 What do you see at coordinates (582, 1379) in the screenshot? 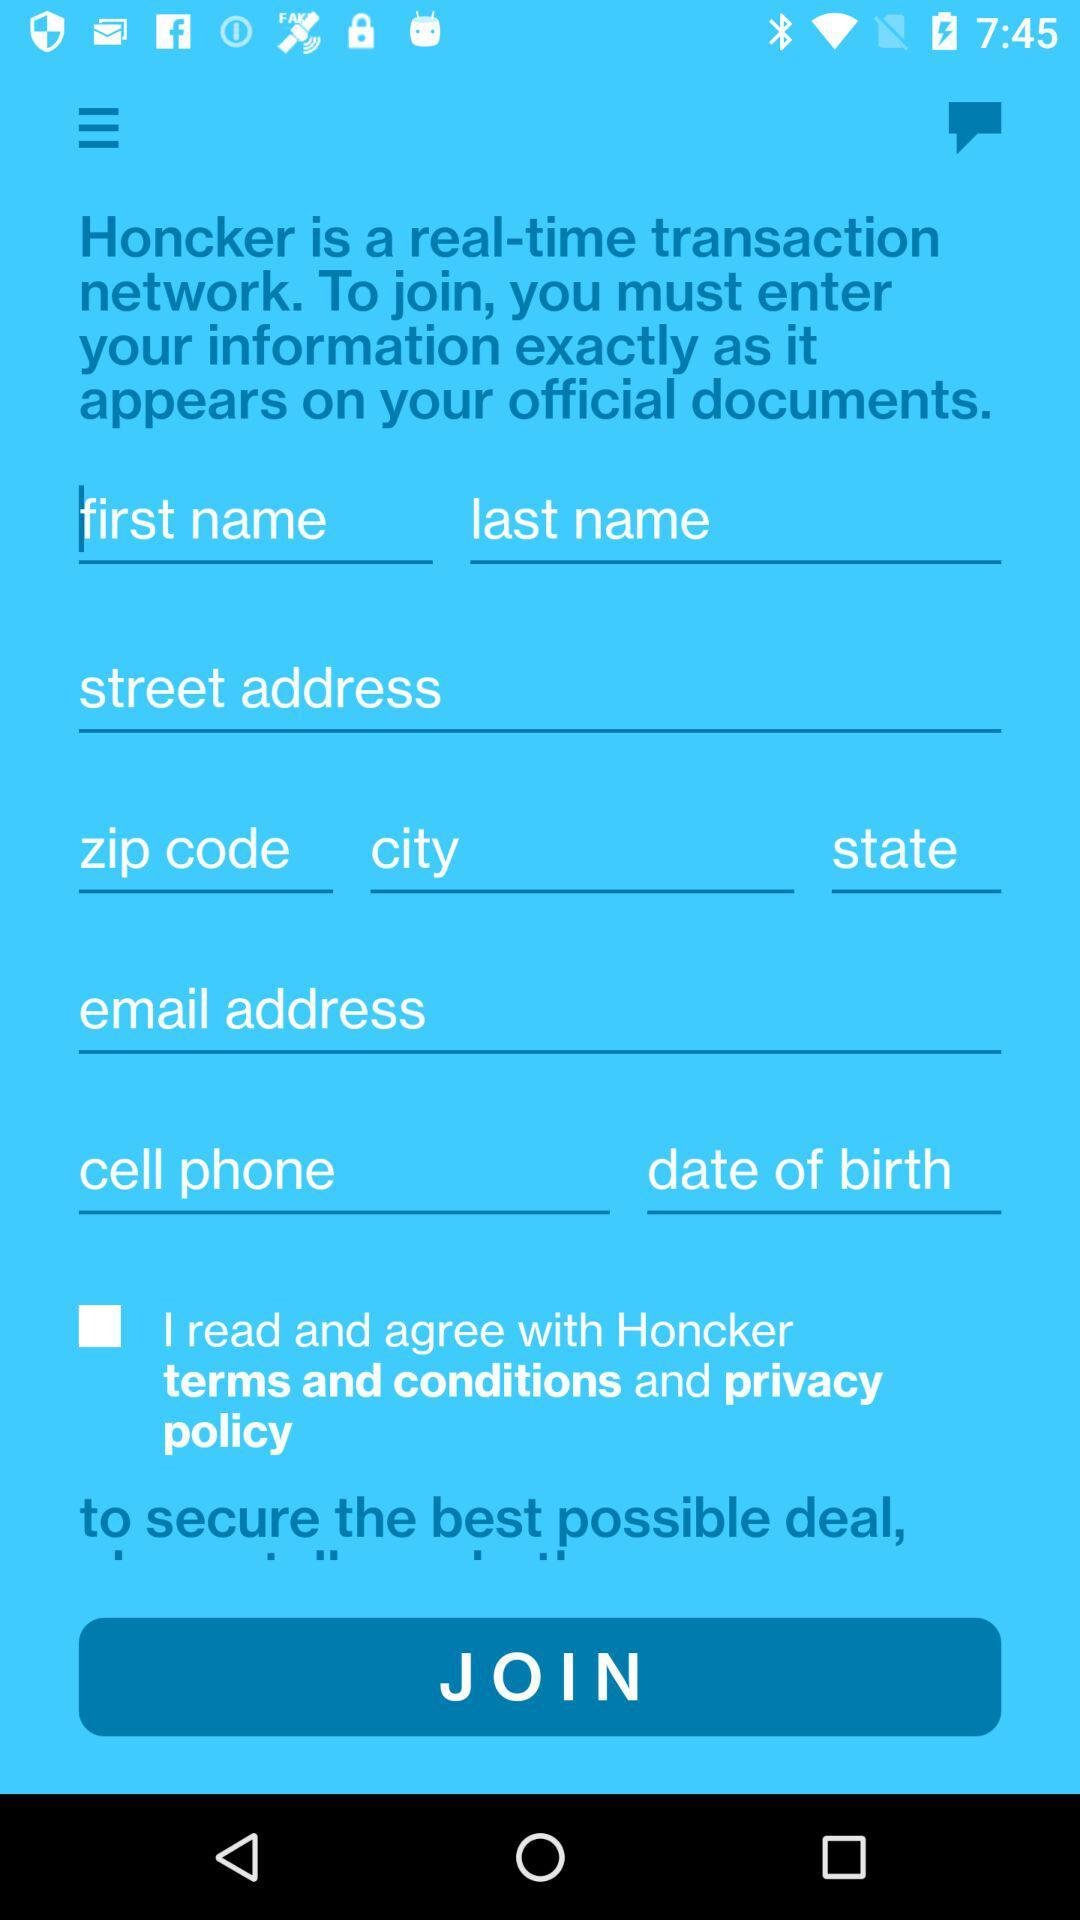
I see `the item above to secure the` at bounding box center [582, 1379].